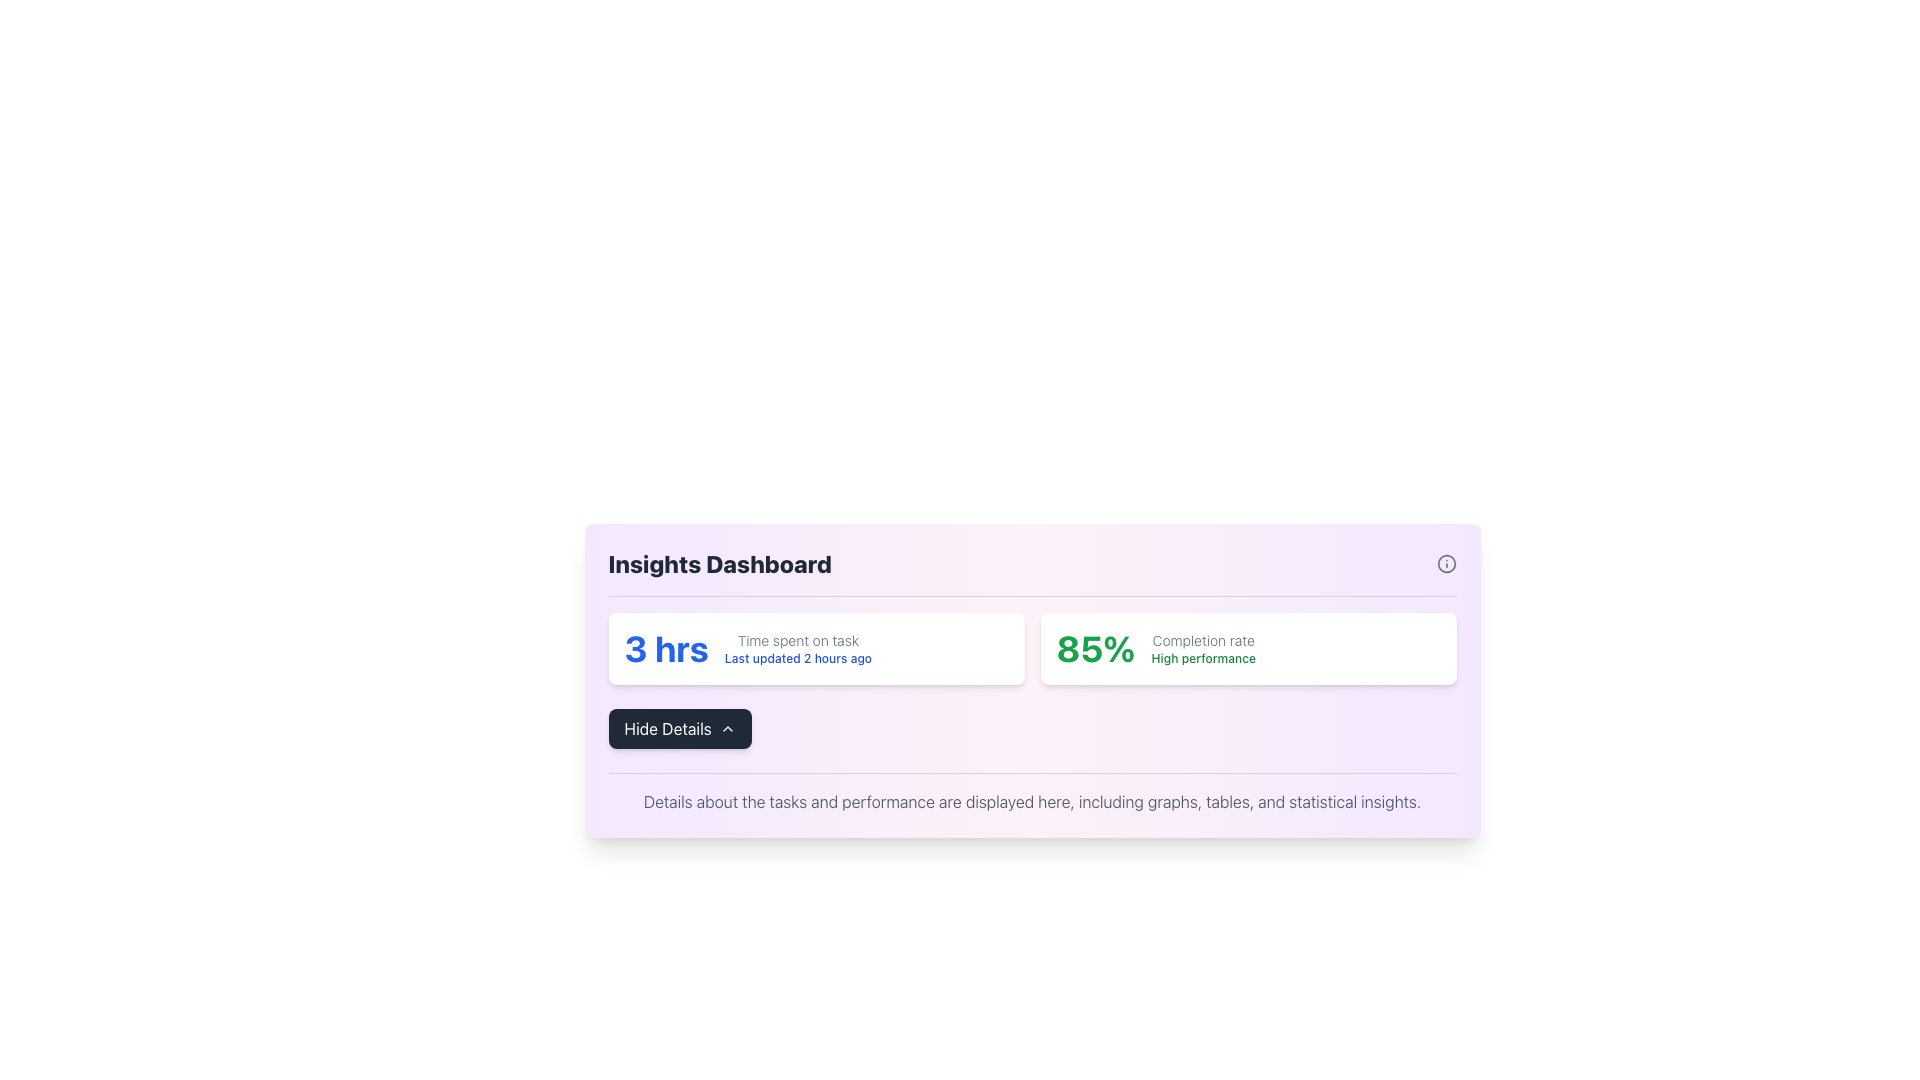 This screenshot has width=1920, height=1080. I want to click on the text label that provides information about the task's duration and the timestamp of its last update, located to the right of the large blue text '3 hrs' within a rectangular white card, so click(797, 648).